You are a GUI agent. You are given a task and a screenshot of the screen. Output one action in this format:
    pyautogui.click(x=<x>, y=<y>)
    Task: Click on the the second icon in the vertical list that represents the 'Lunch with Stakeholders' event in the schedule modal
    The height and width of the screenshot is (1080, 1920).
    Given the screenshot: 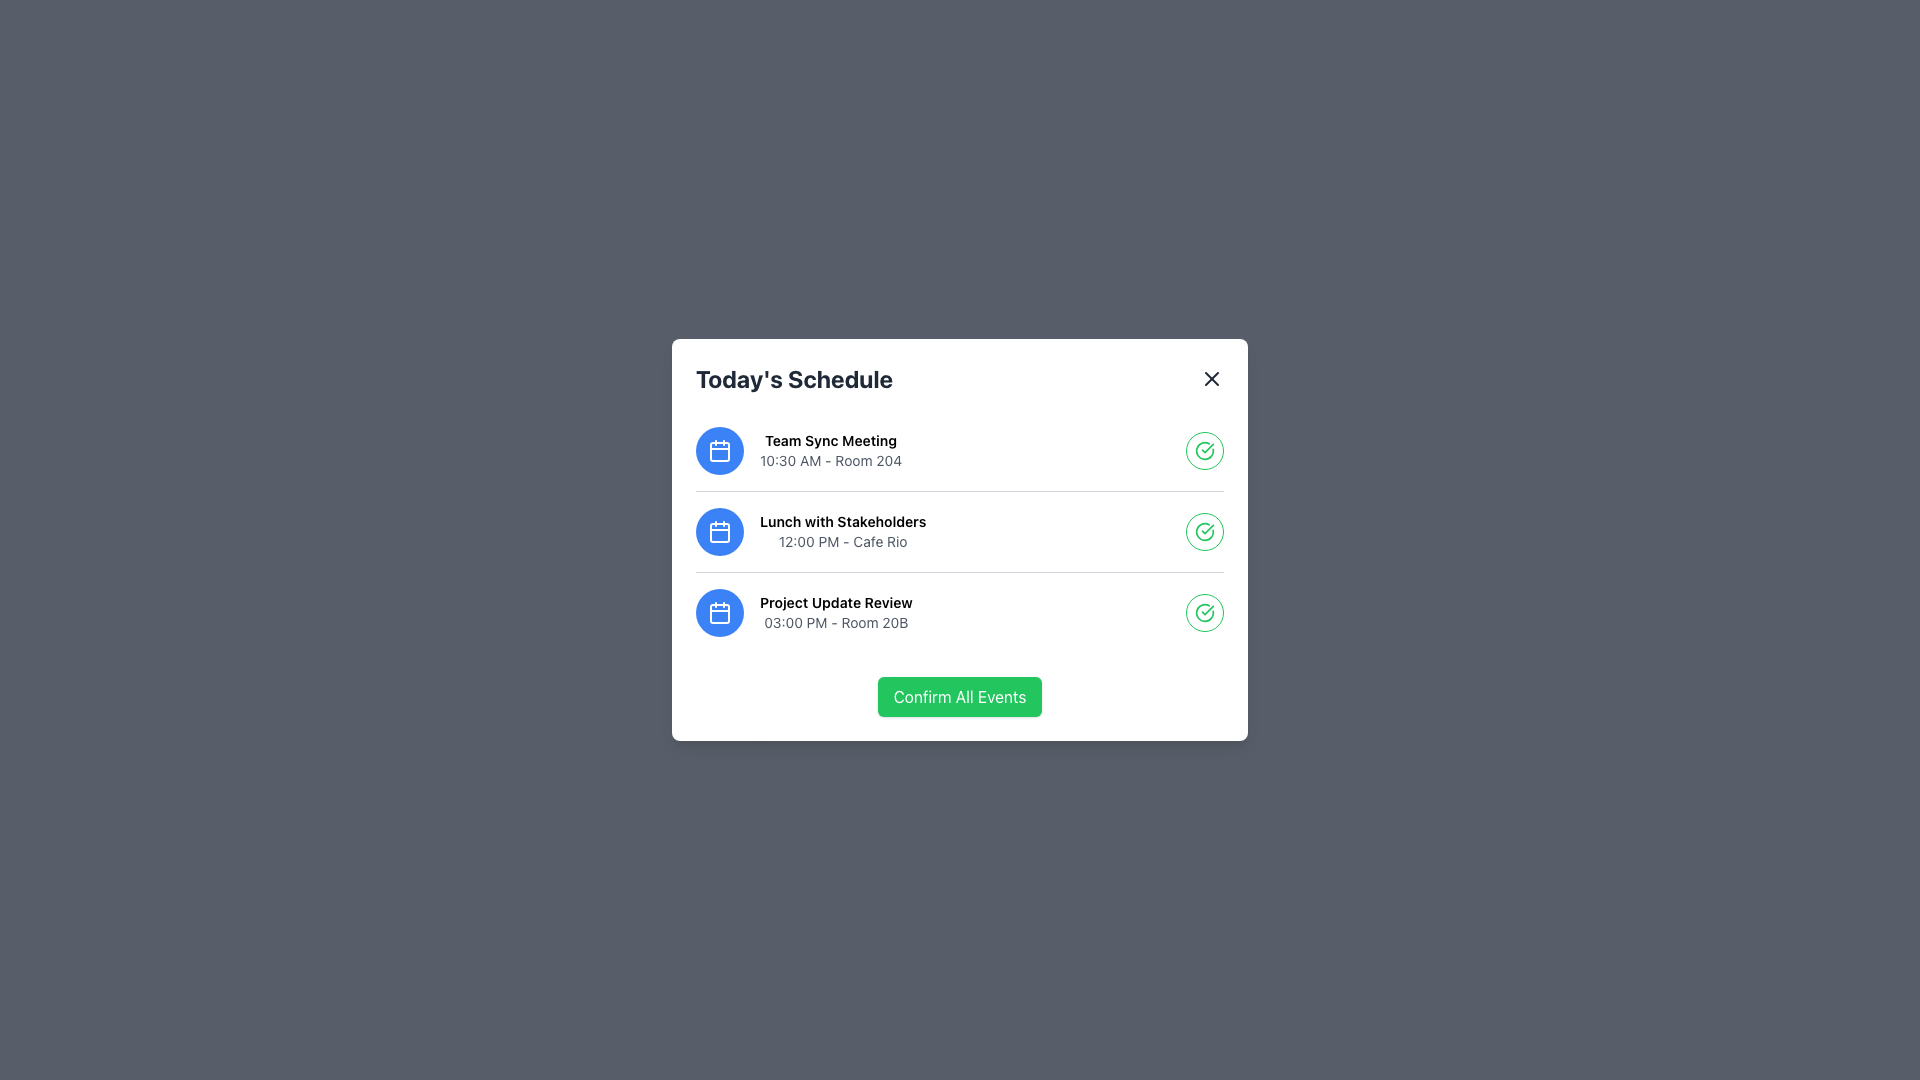 What is the action you would take?
    pyautogui.click(x=720, y=531)
    